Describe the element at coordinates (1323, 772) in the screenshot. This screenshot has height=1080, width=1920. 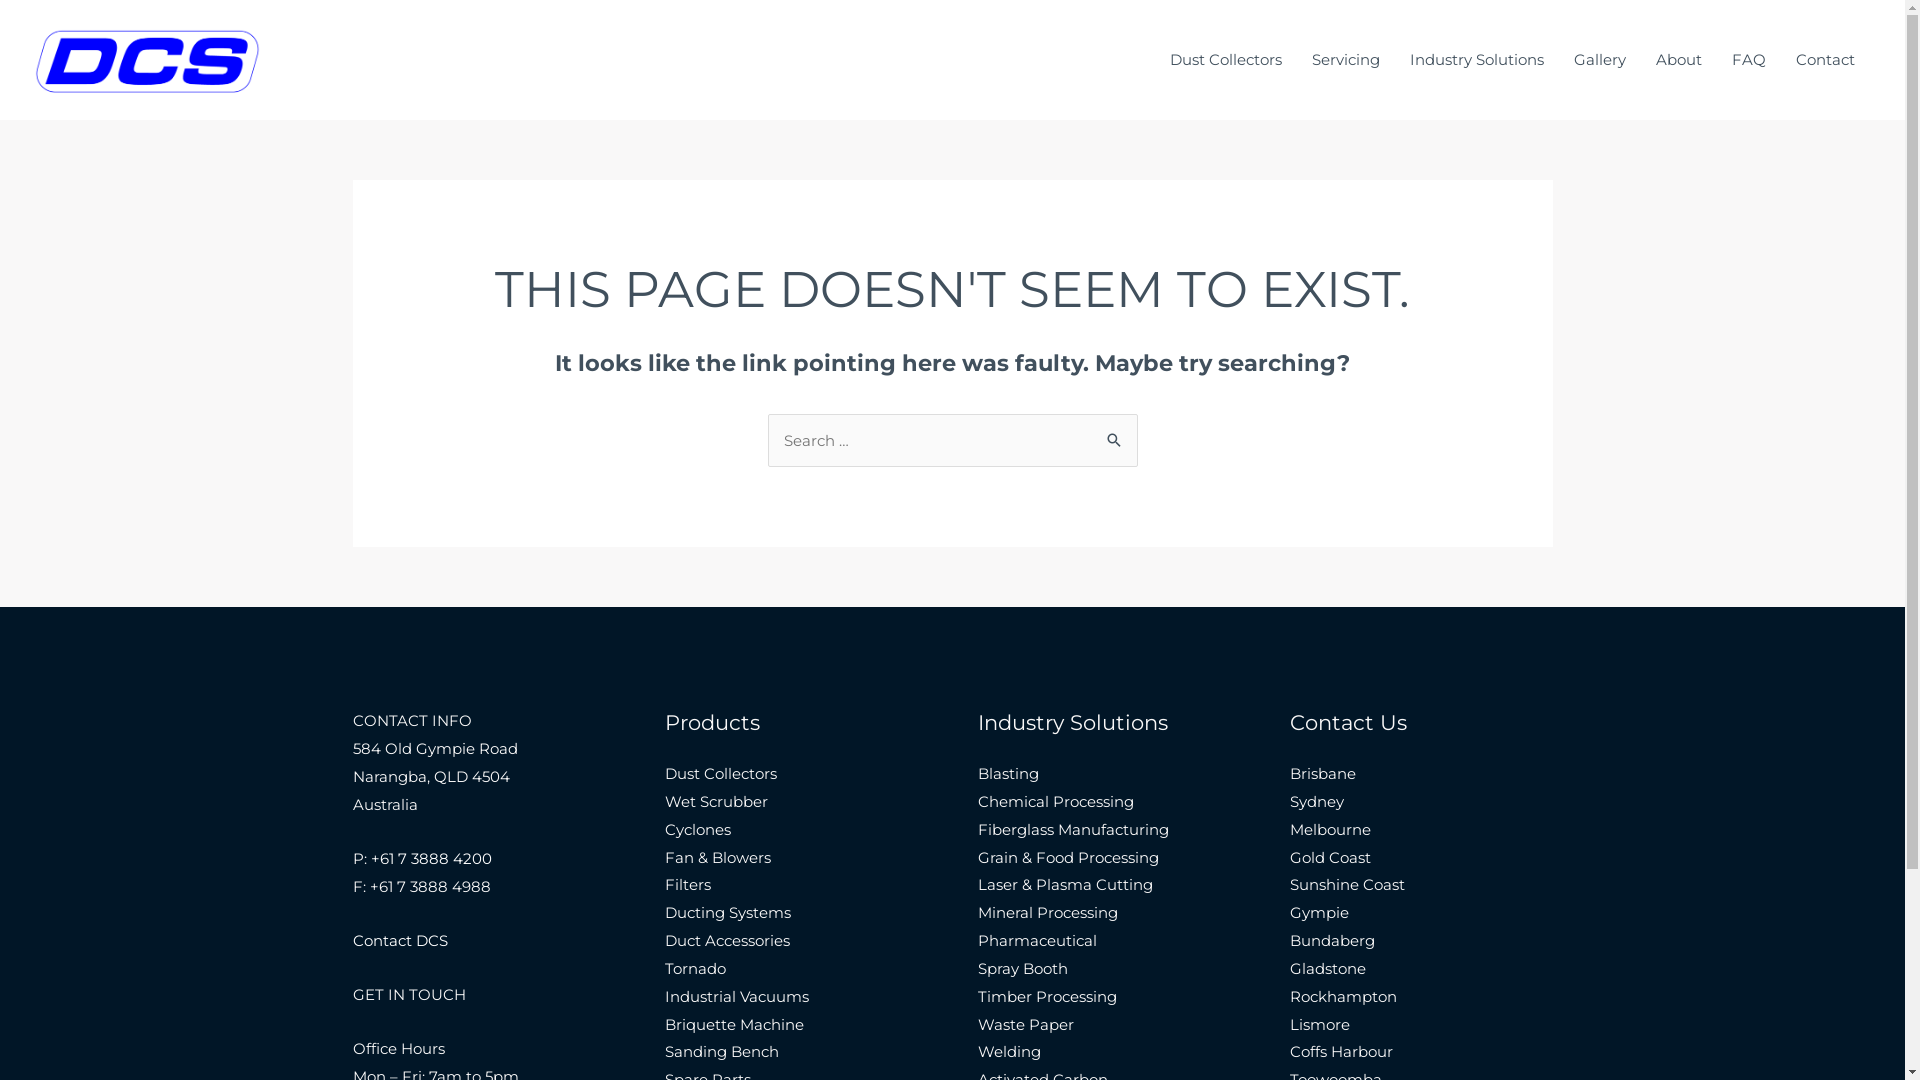
I see `'Brisbane'` at that location.